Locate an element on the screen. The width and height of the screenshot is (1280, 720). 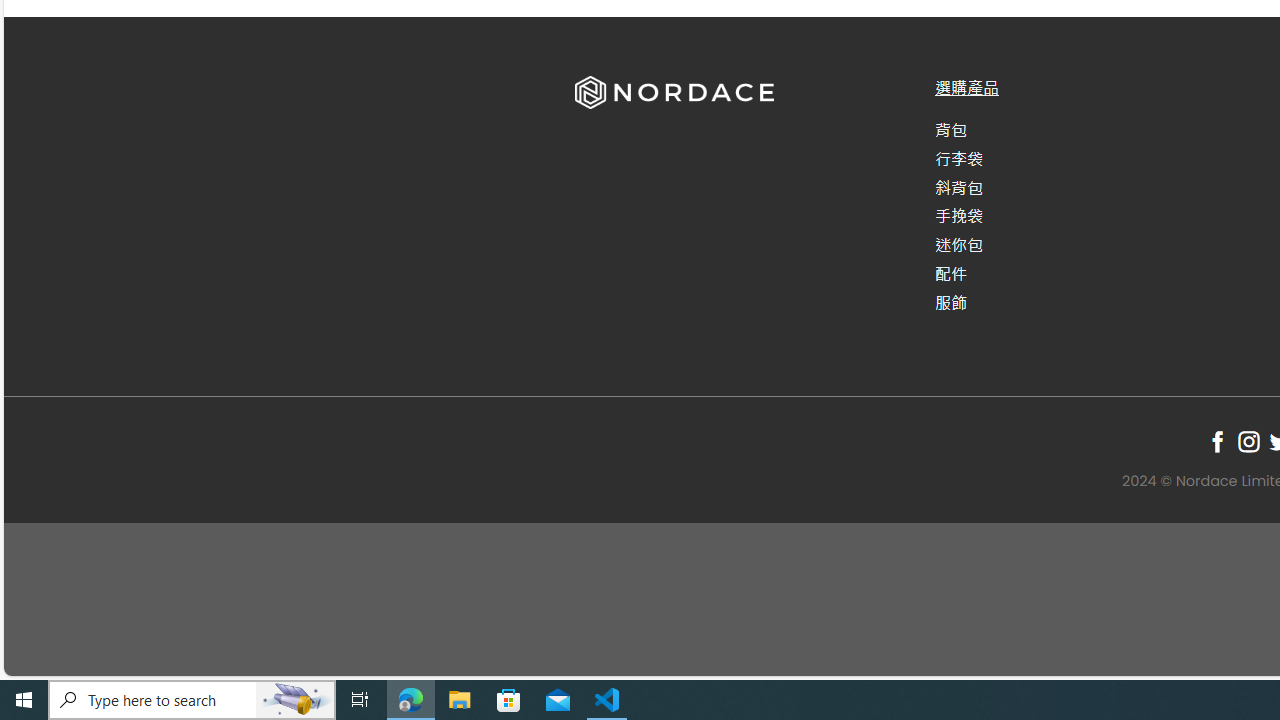
'Follow on Instagram' is located at coordinates (1247, 440).